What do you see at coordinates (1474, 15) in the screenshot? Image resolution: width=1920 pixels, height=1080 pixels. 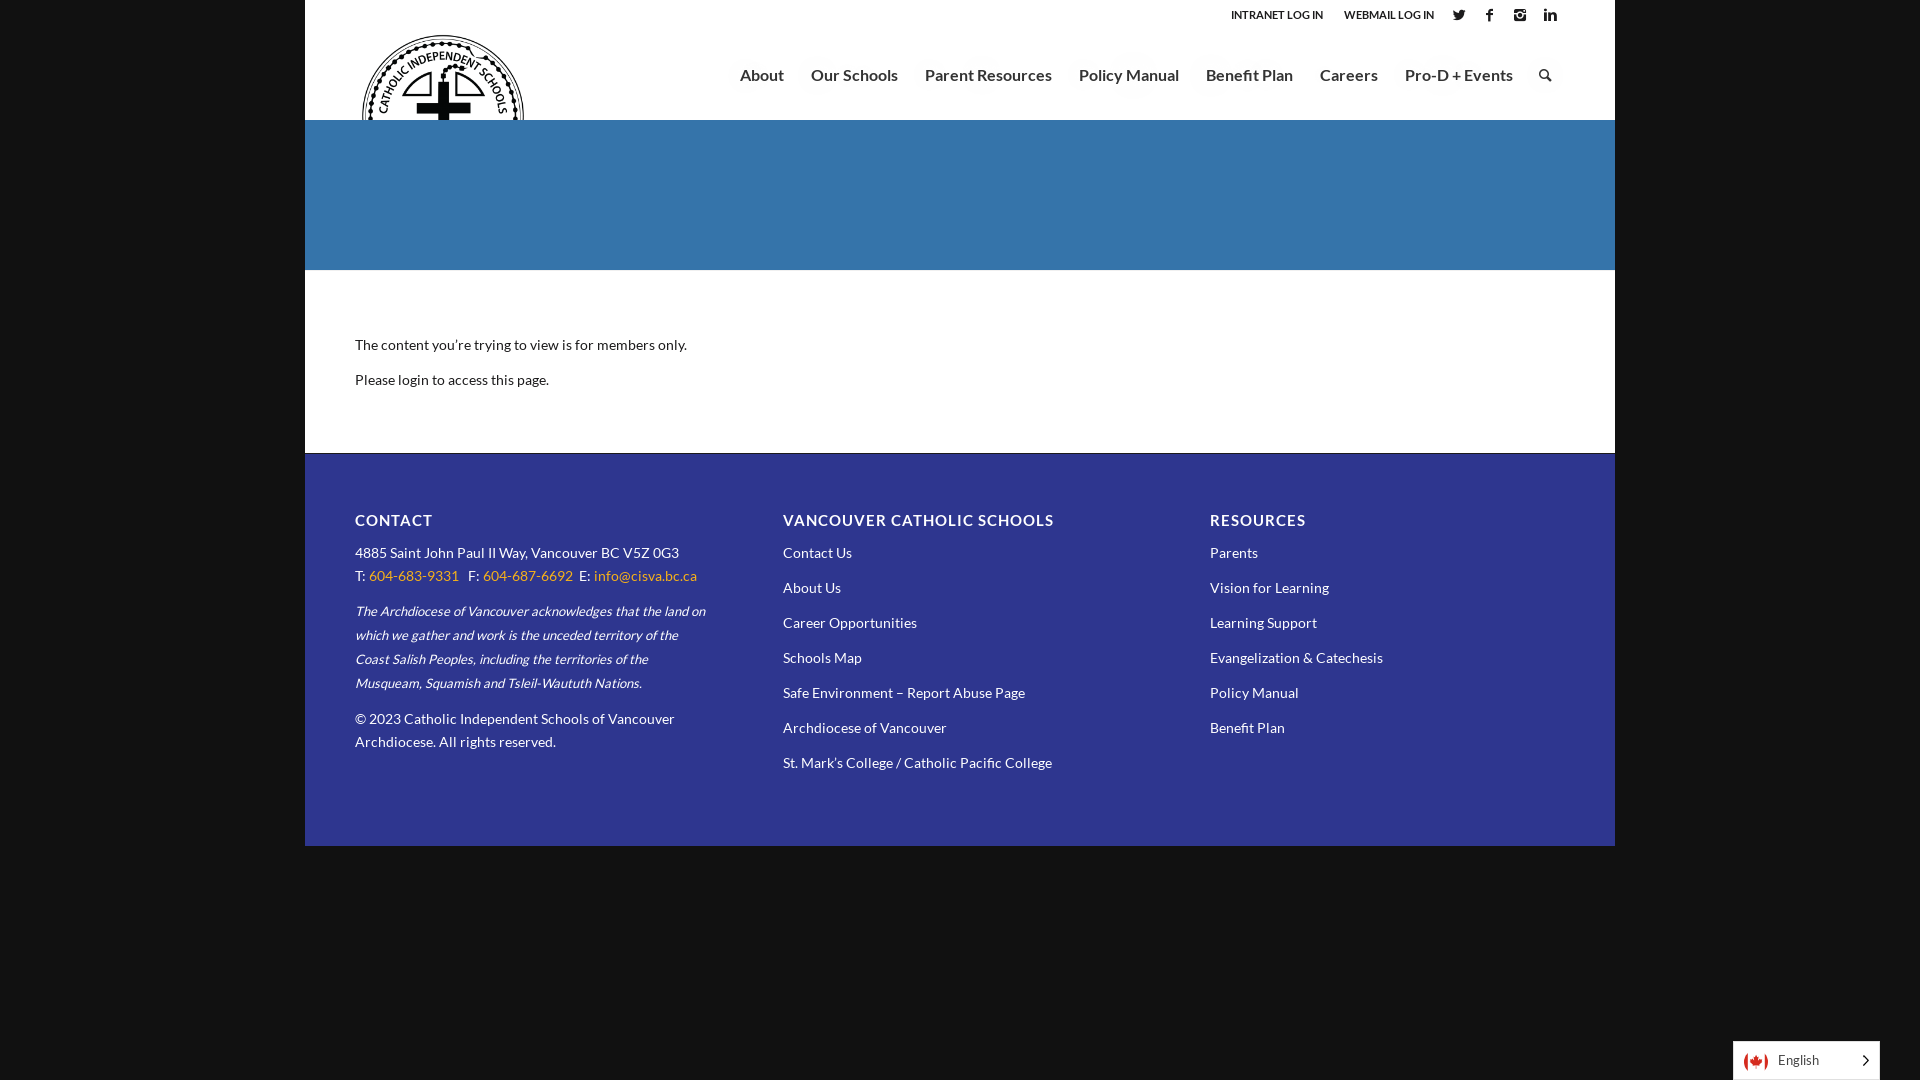 I see `'Facebook'` at bounding box center [1474, 15].